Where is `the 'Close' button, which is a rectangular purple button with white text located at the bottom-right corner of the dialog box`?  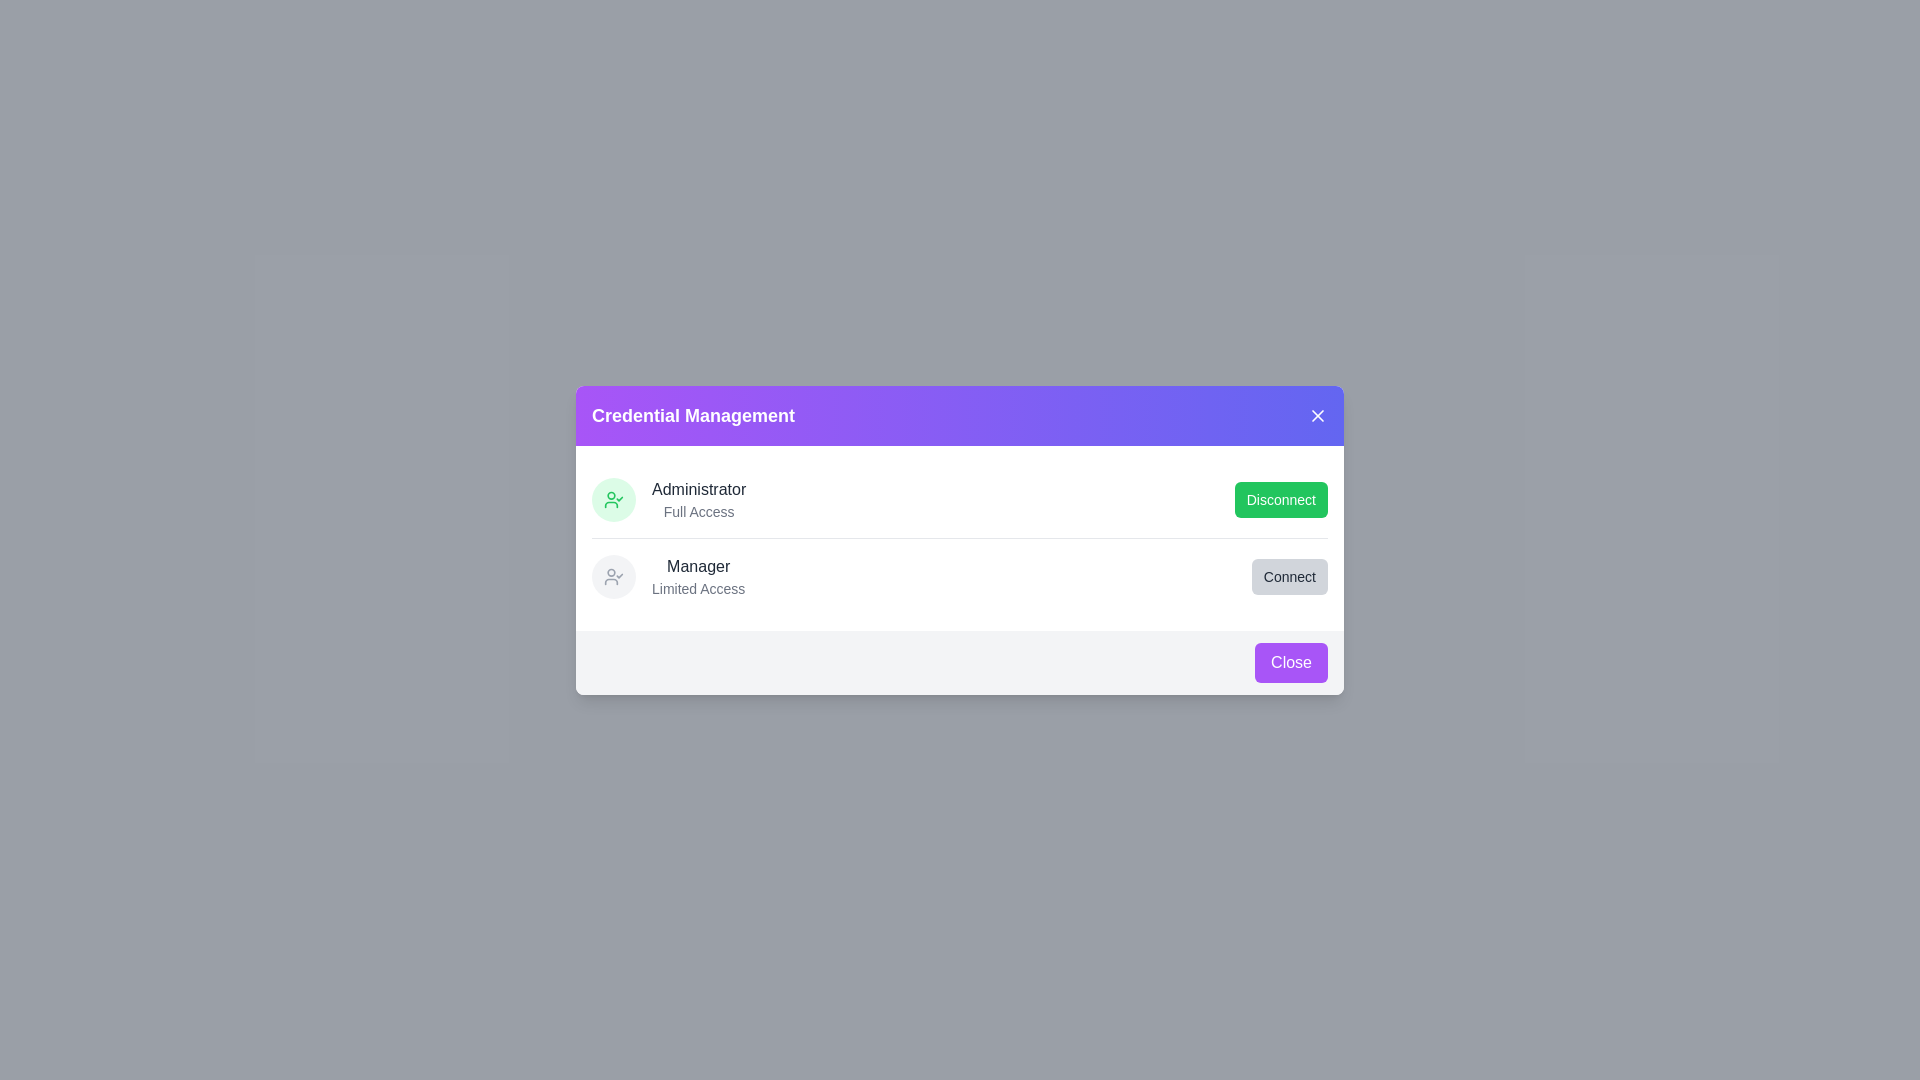
the 'Close' button, which is a rectangular purple button with white text located at the bottom-right corner of the dialog box is located at coordinates (1291, 662).